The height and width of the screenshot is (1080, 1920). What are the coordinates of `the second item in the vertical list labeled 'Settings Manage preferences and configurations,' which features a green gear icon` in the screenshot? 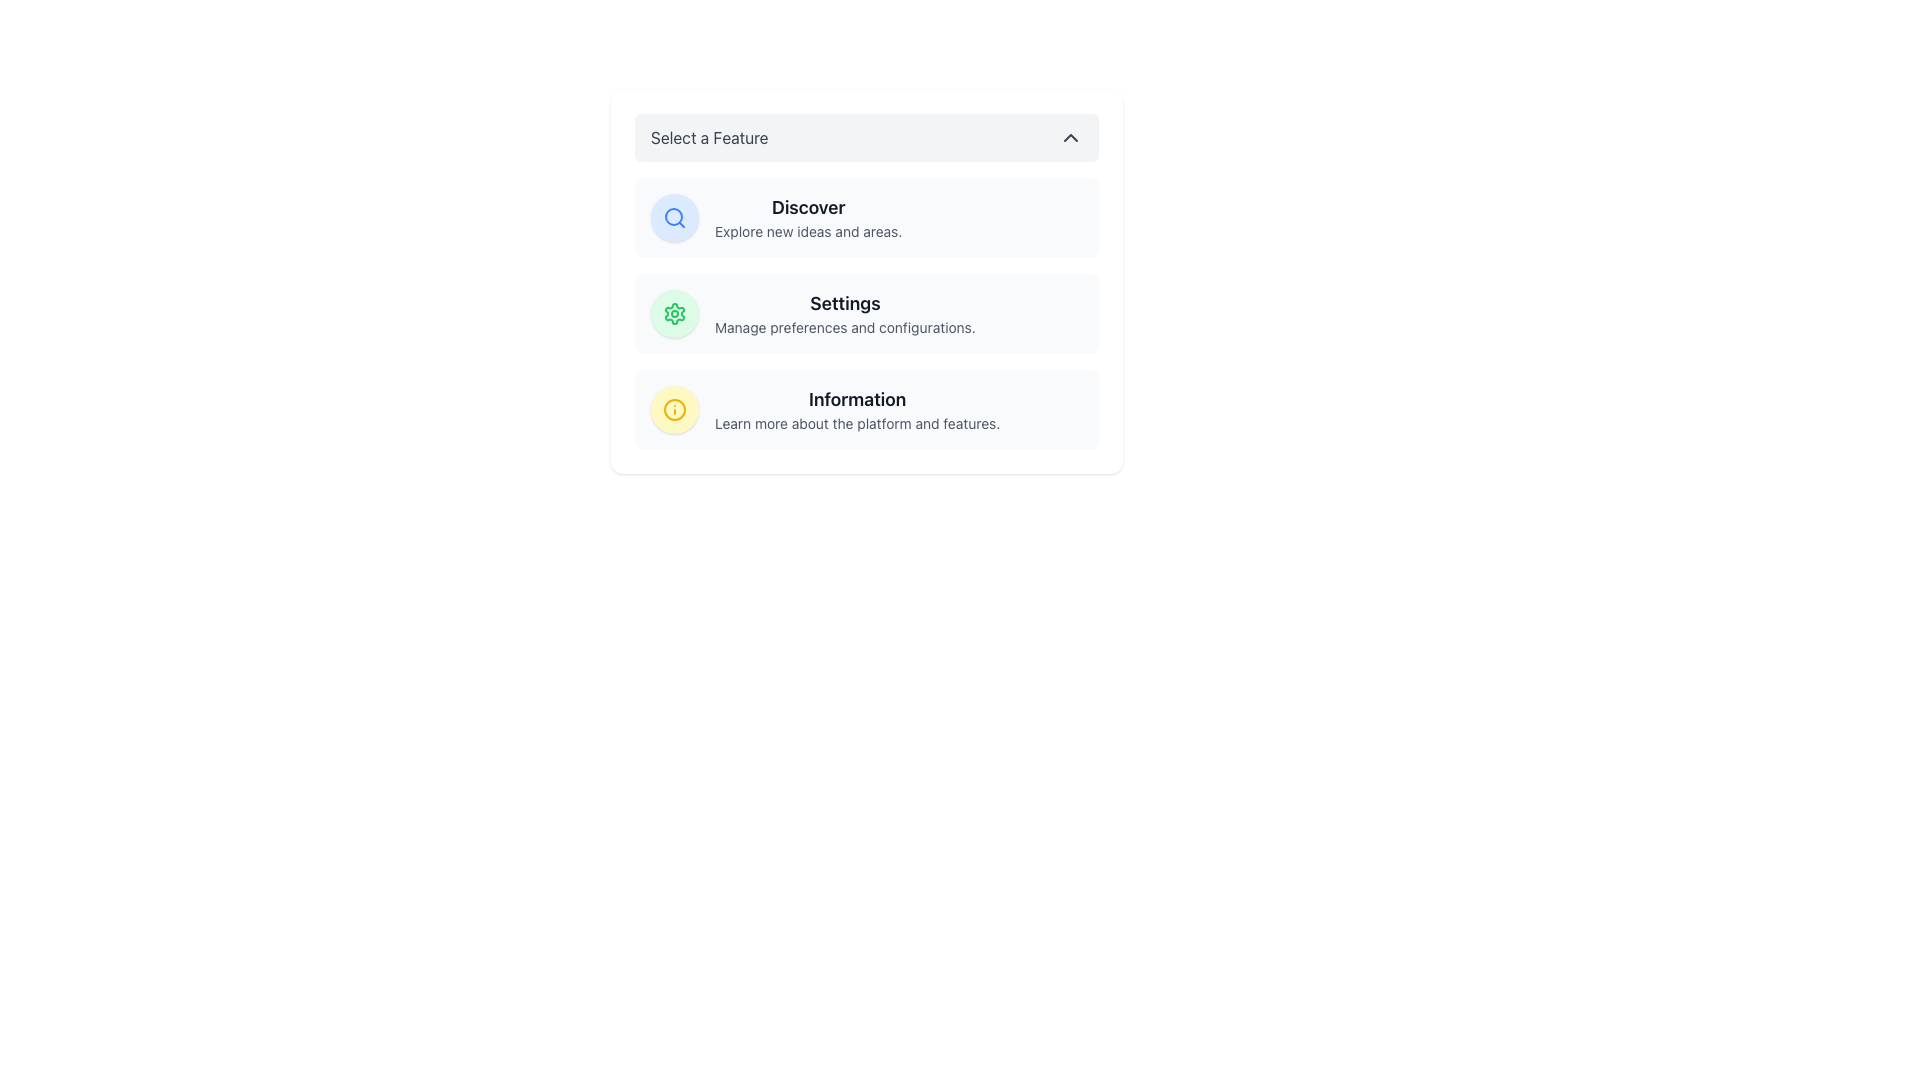 It's located at (867, 313).